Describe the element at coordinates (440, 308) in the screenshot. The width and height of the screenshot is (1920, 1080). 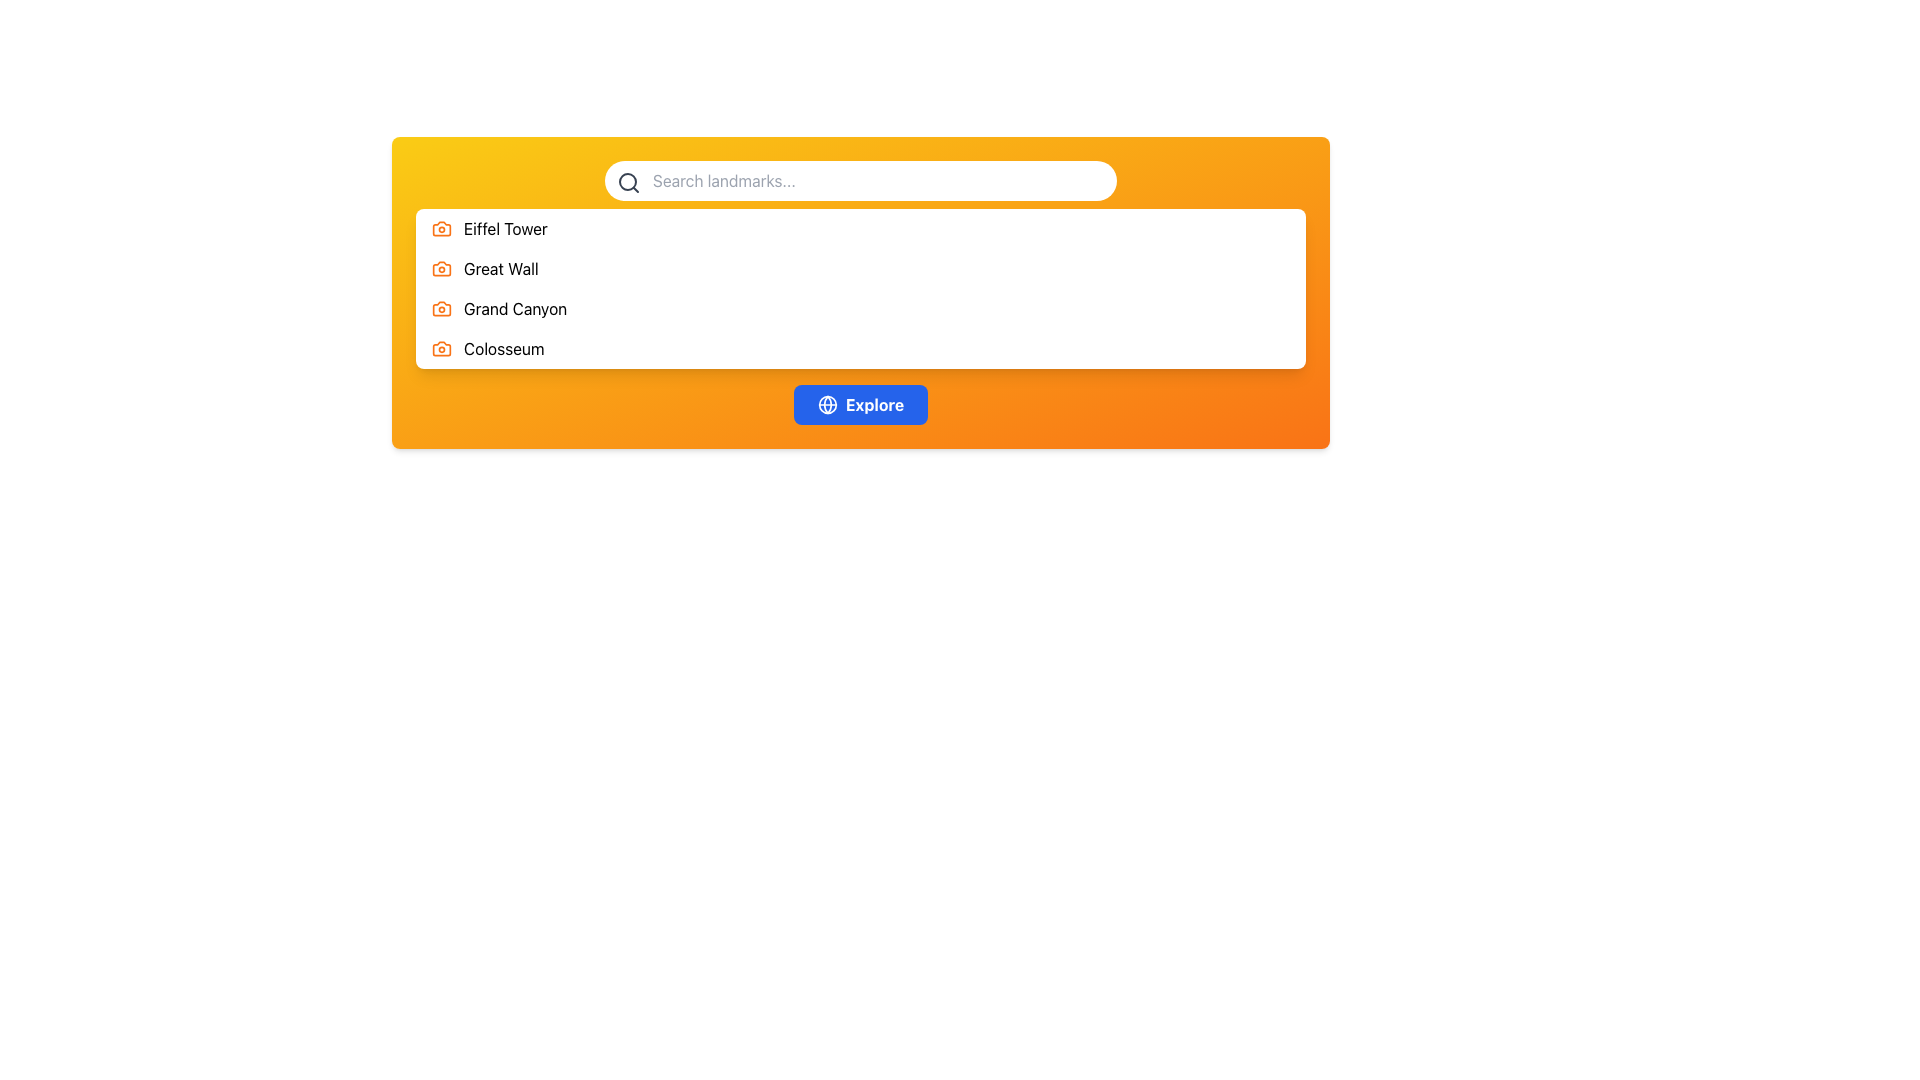
I see `the icon associated with the 'Grand Canyon' list item` at that location.